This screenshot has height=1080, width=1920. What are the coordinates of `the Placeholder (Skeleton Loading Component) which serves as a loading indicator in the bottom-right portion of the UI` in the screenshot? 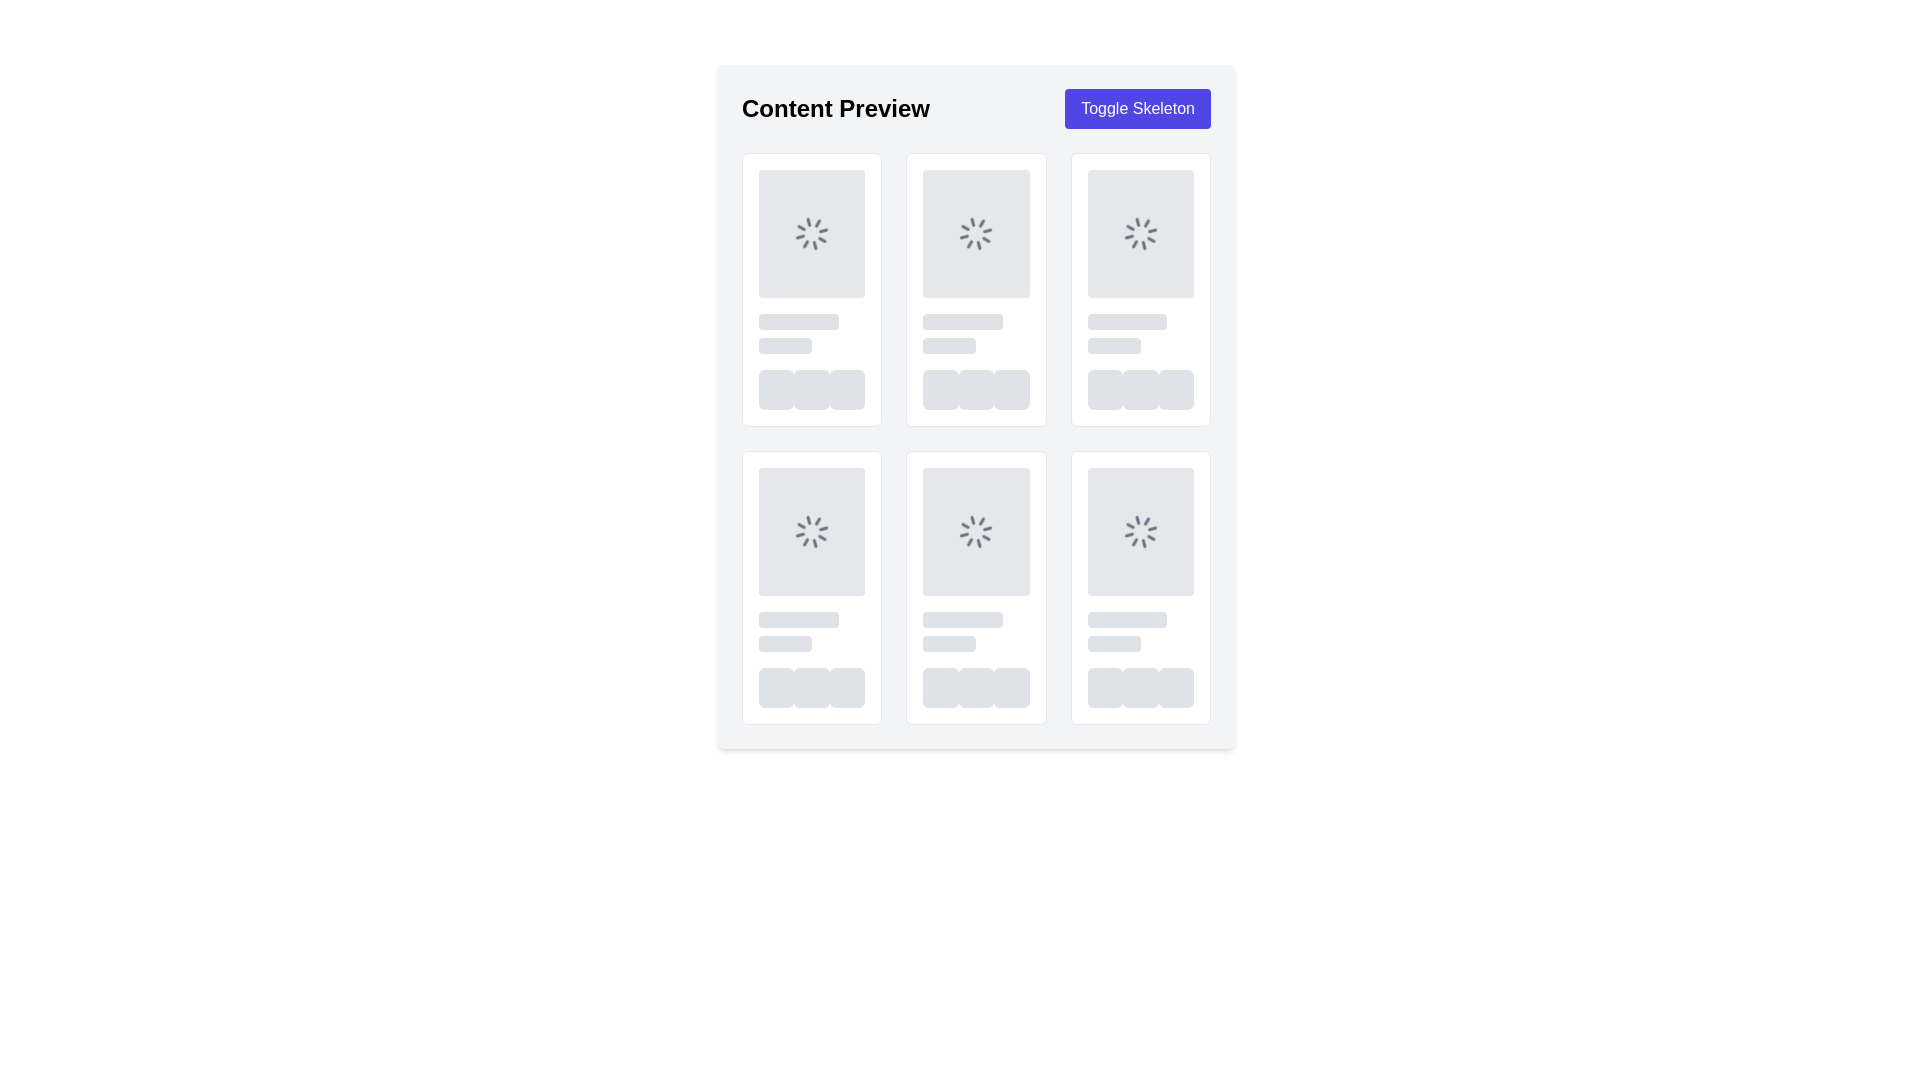 It's located at (1113, 644).